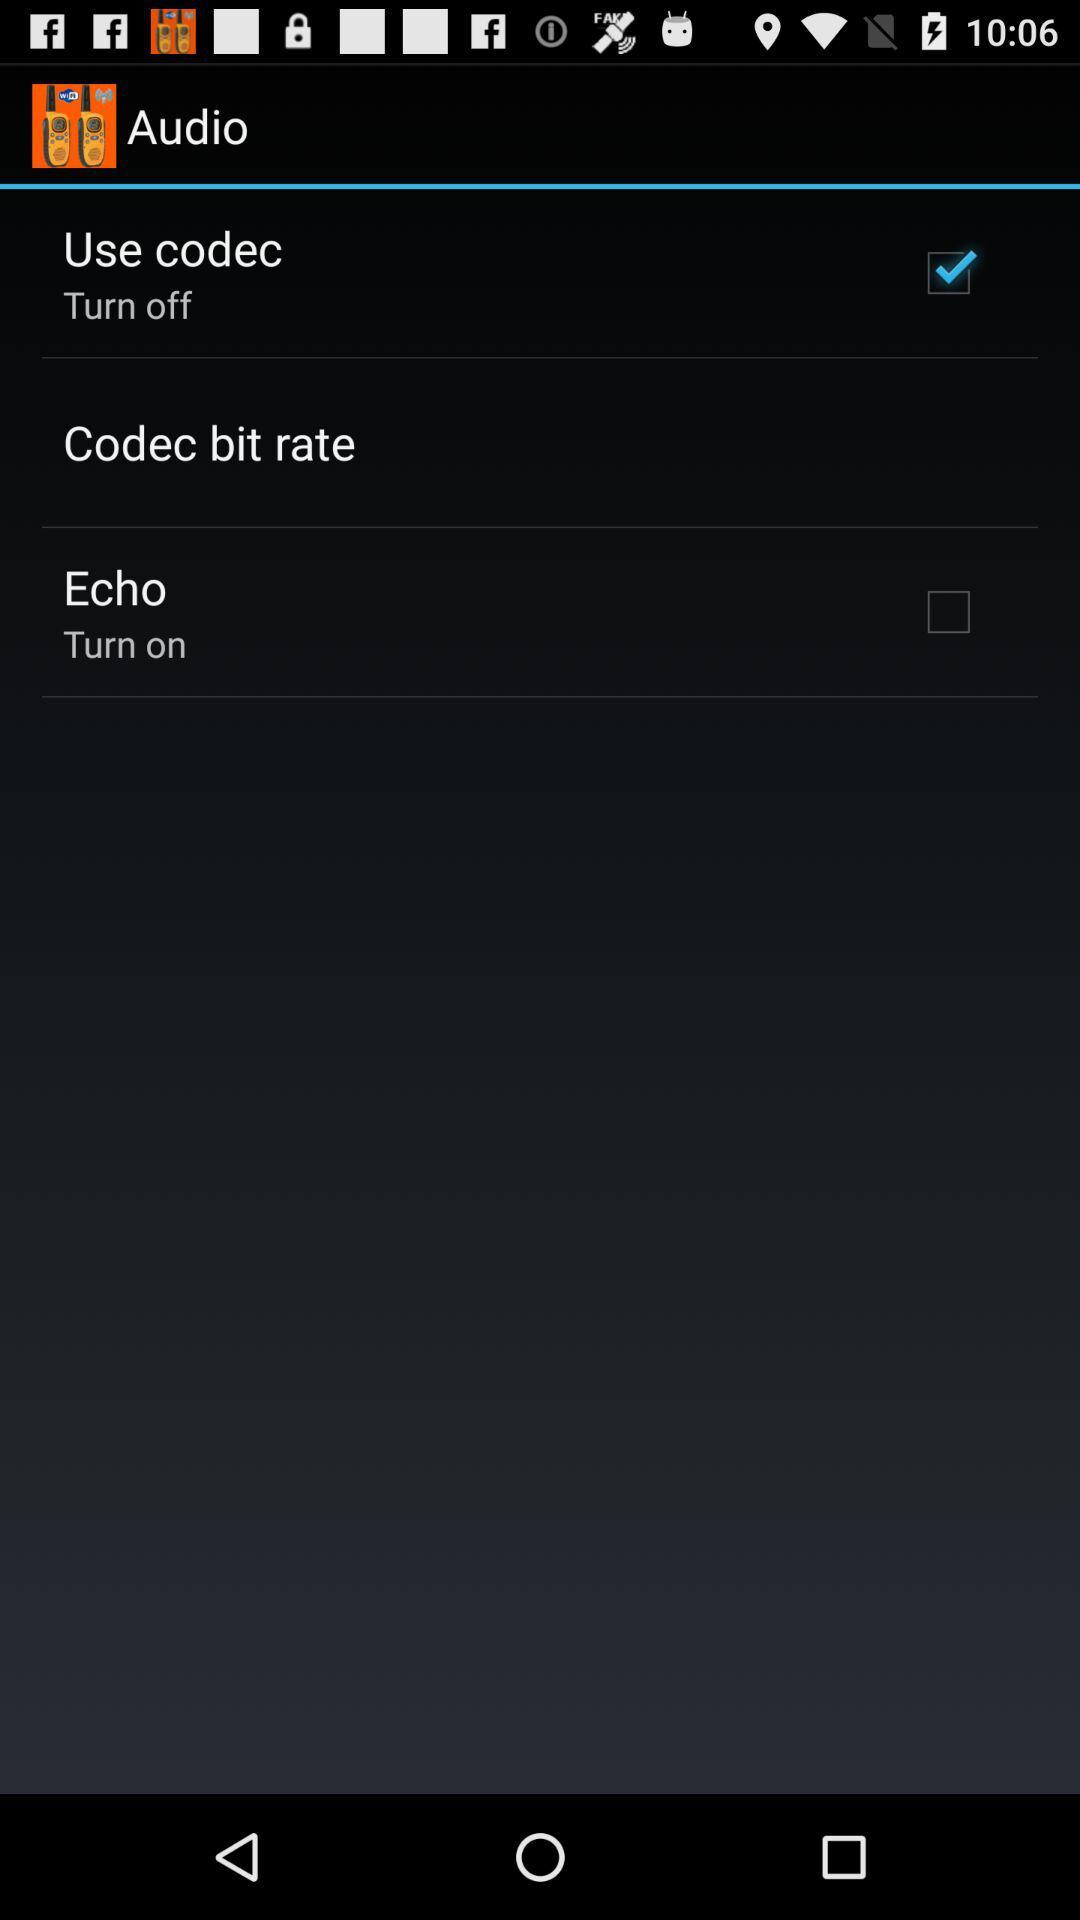 The height and width of the screenshot is (1920, 1080). What do you see at coordinates (171, 246) in the screenshot?
I see `use codec item` at bounding box center [171, 246].